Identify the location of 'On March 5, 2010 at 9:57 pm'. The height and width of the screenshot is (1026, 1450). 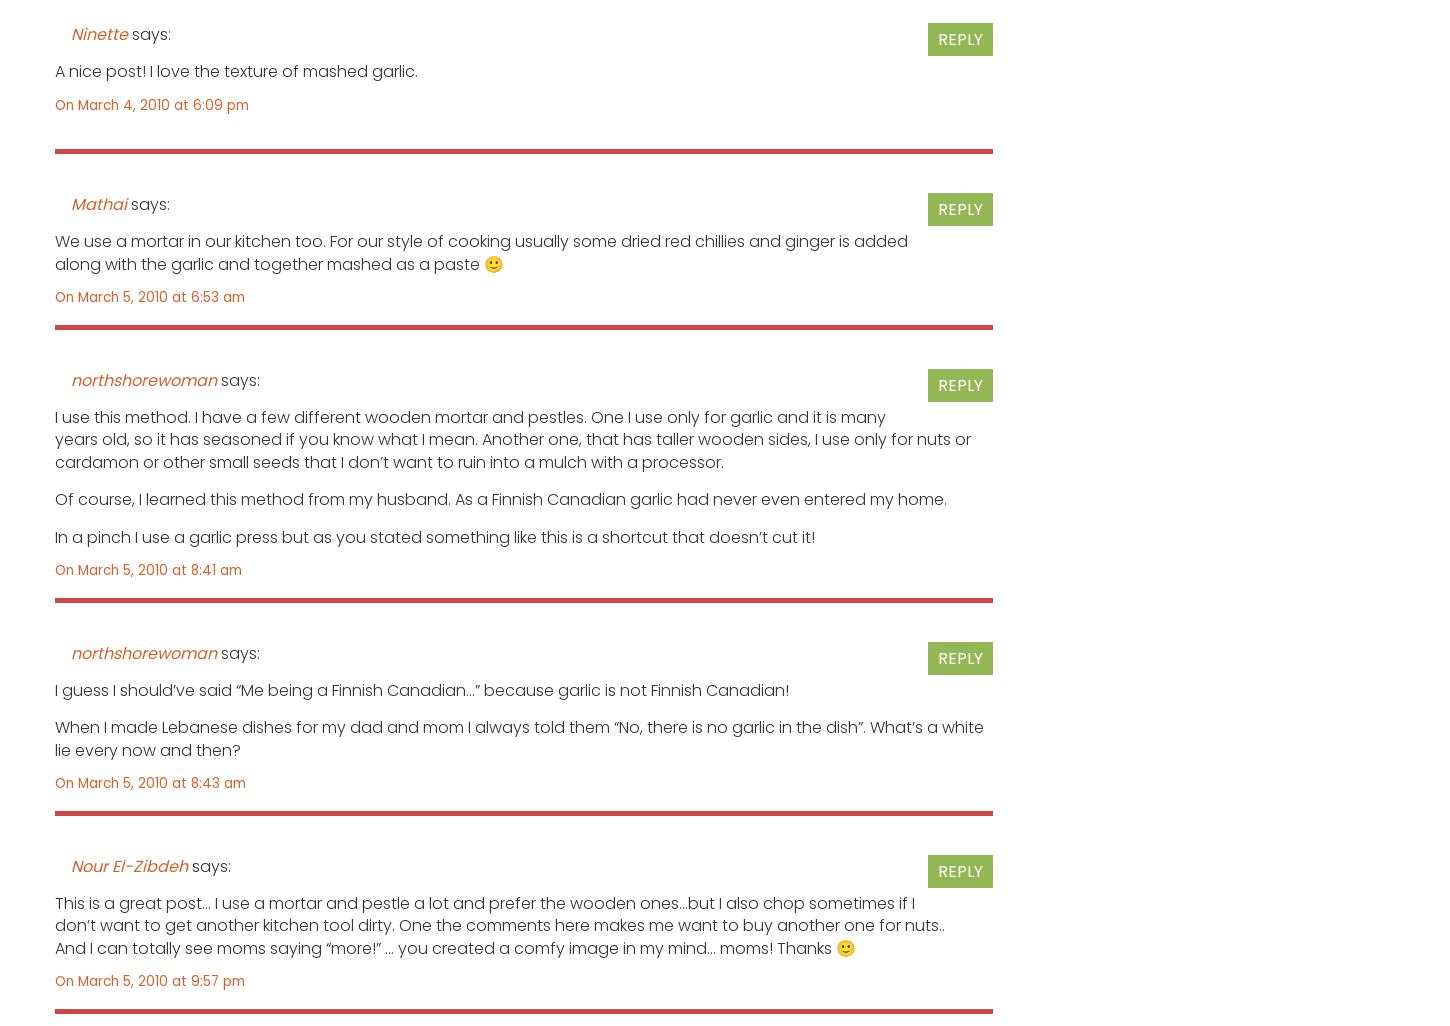
(148, 980).